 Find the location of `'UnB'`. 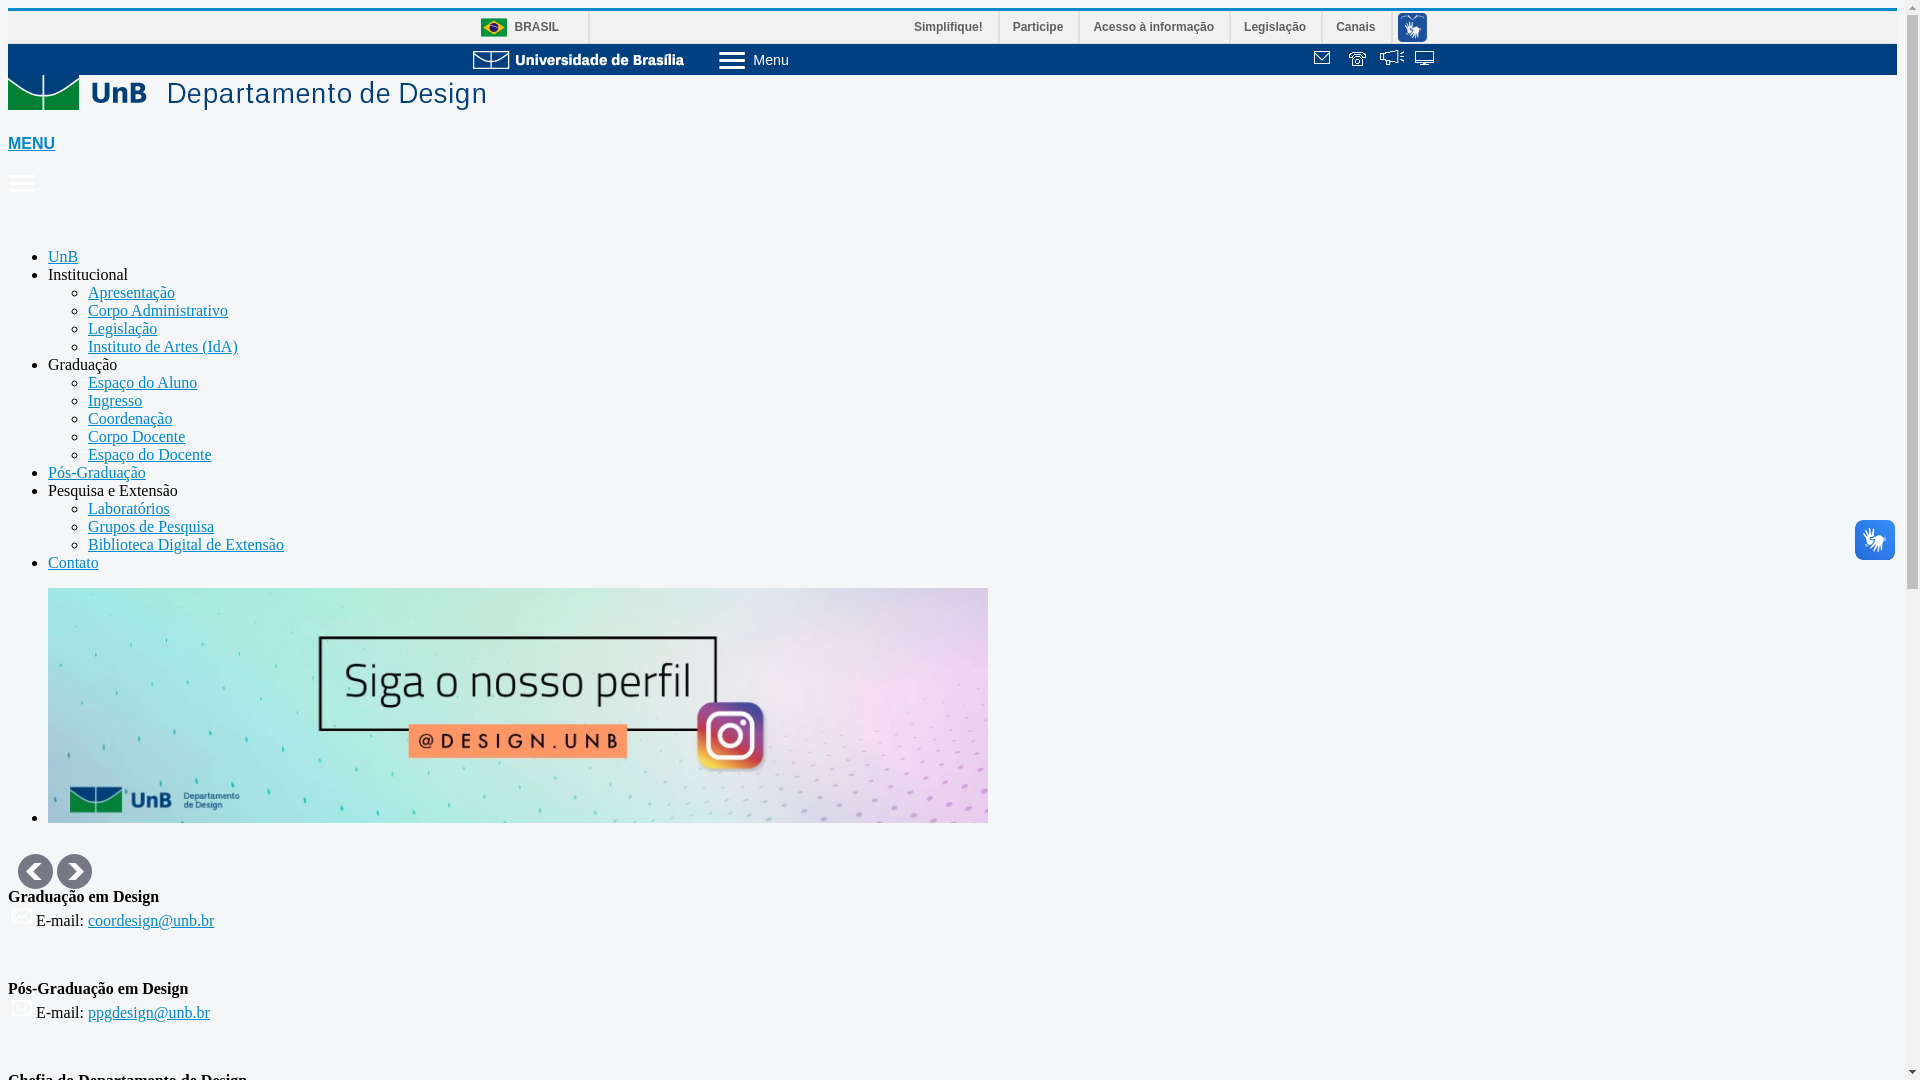

'UnB' is located at coordinates (62, 255).